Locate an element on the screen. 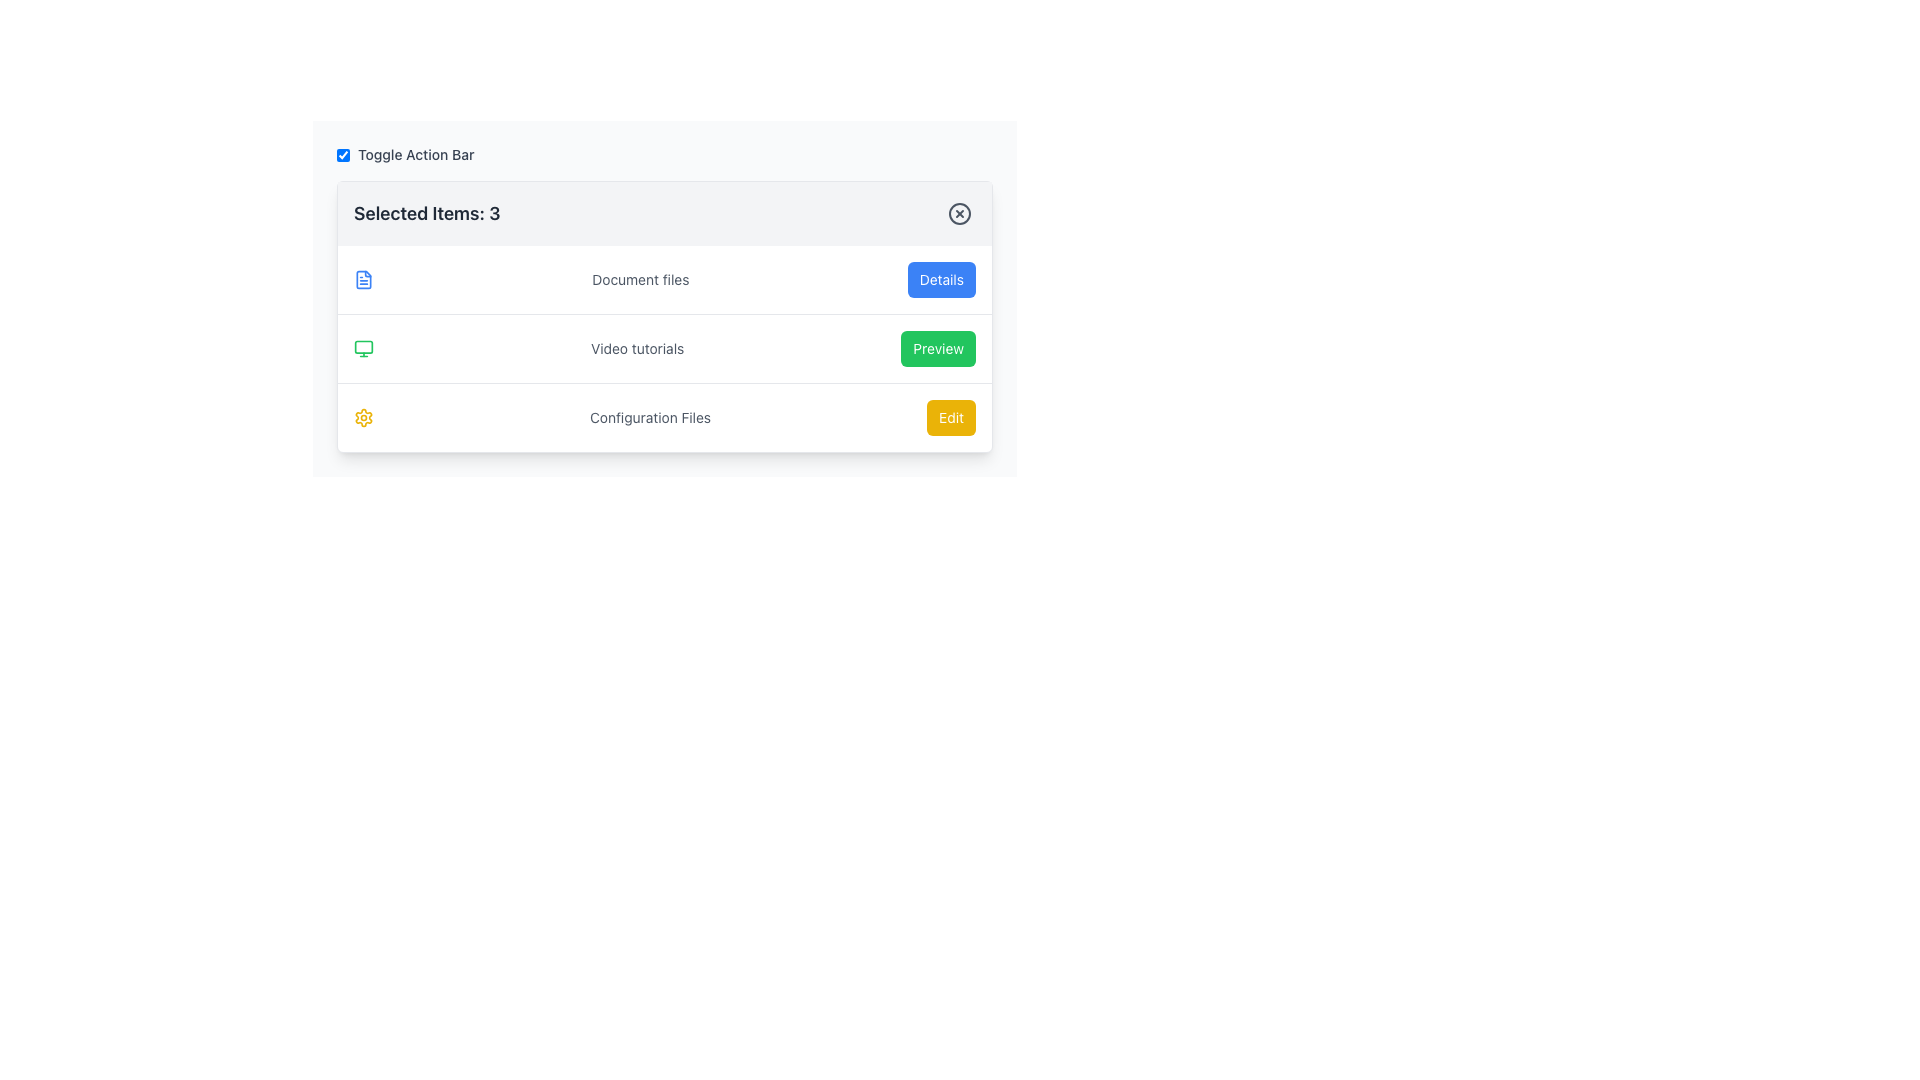 Image resolution: width=1920 pixels, height=1080 pixels. the text label located in the third row of the list, positioned to the right of a yellow gear-shaped icon and to the left of a yellow 'Edit' button is located at coordinates (650, 416).